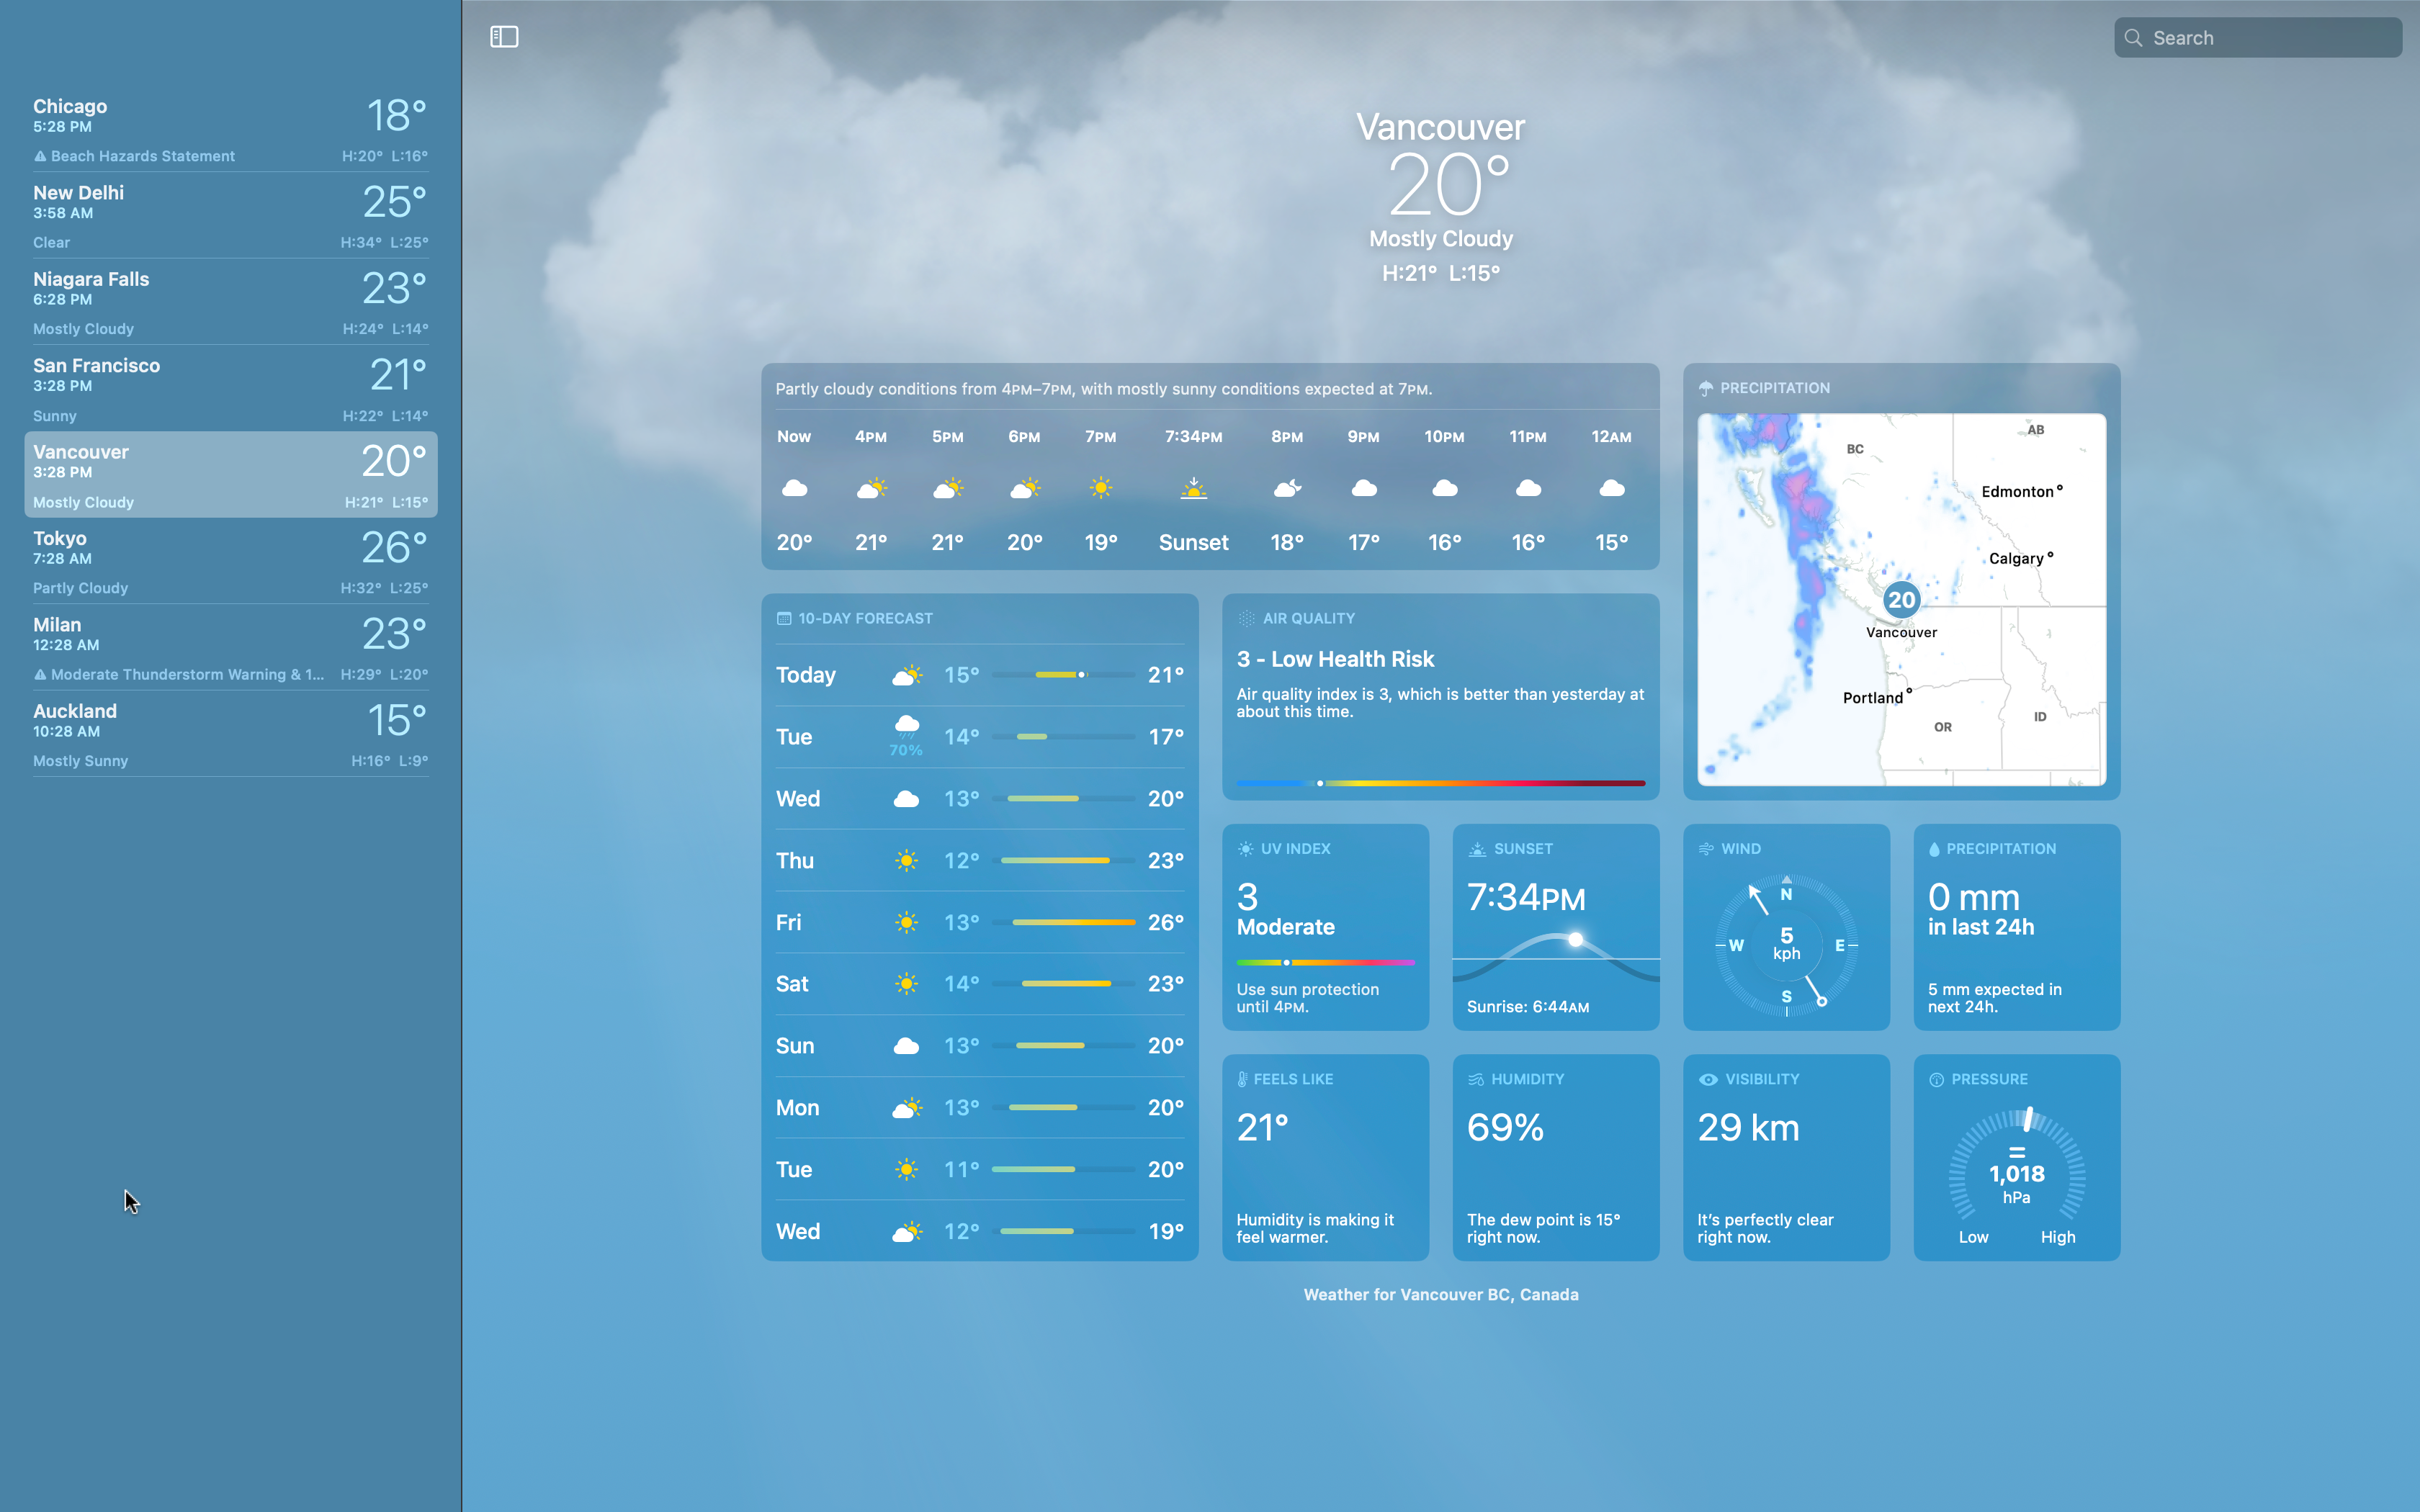  What do you see at coordinates (2272, 35) in the screenshot?
I see `the city to London using the search function` at bounding box center [2272, 35].